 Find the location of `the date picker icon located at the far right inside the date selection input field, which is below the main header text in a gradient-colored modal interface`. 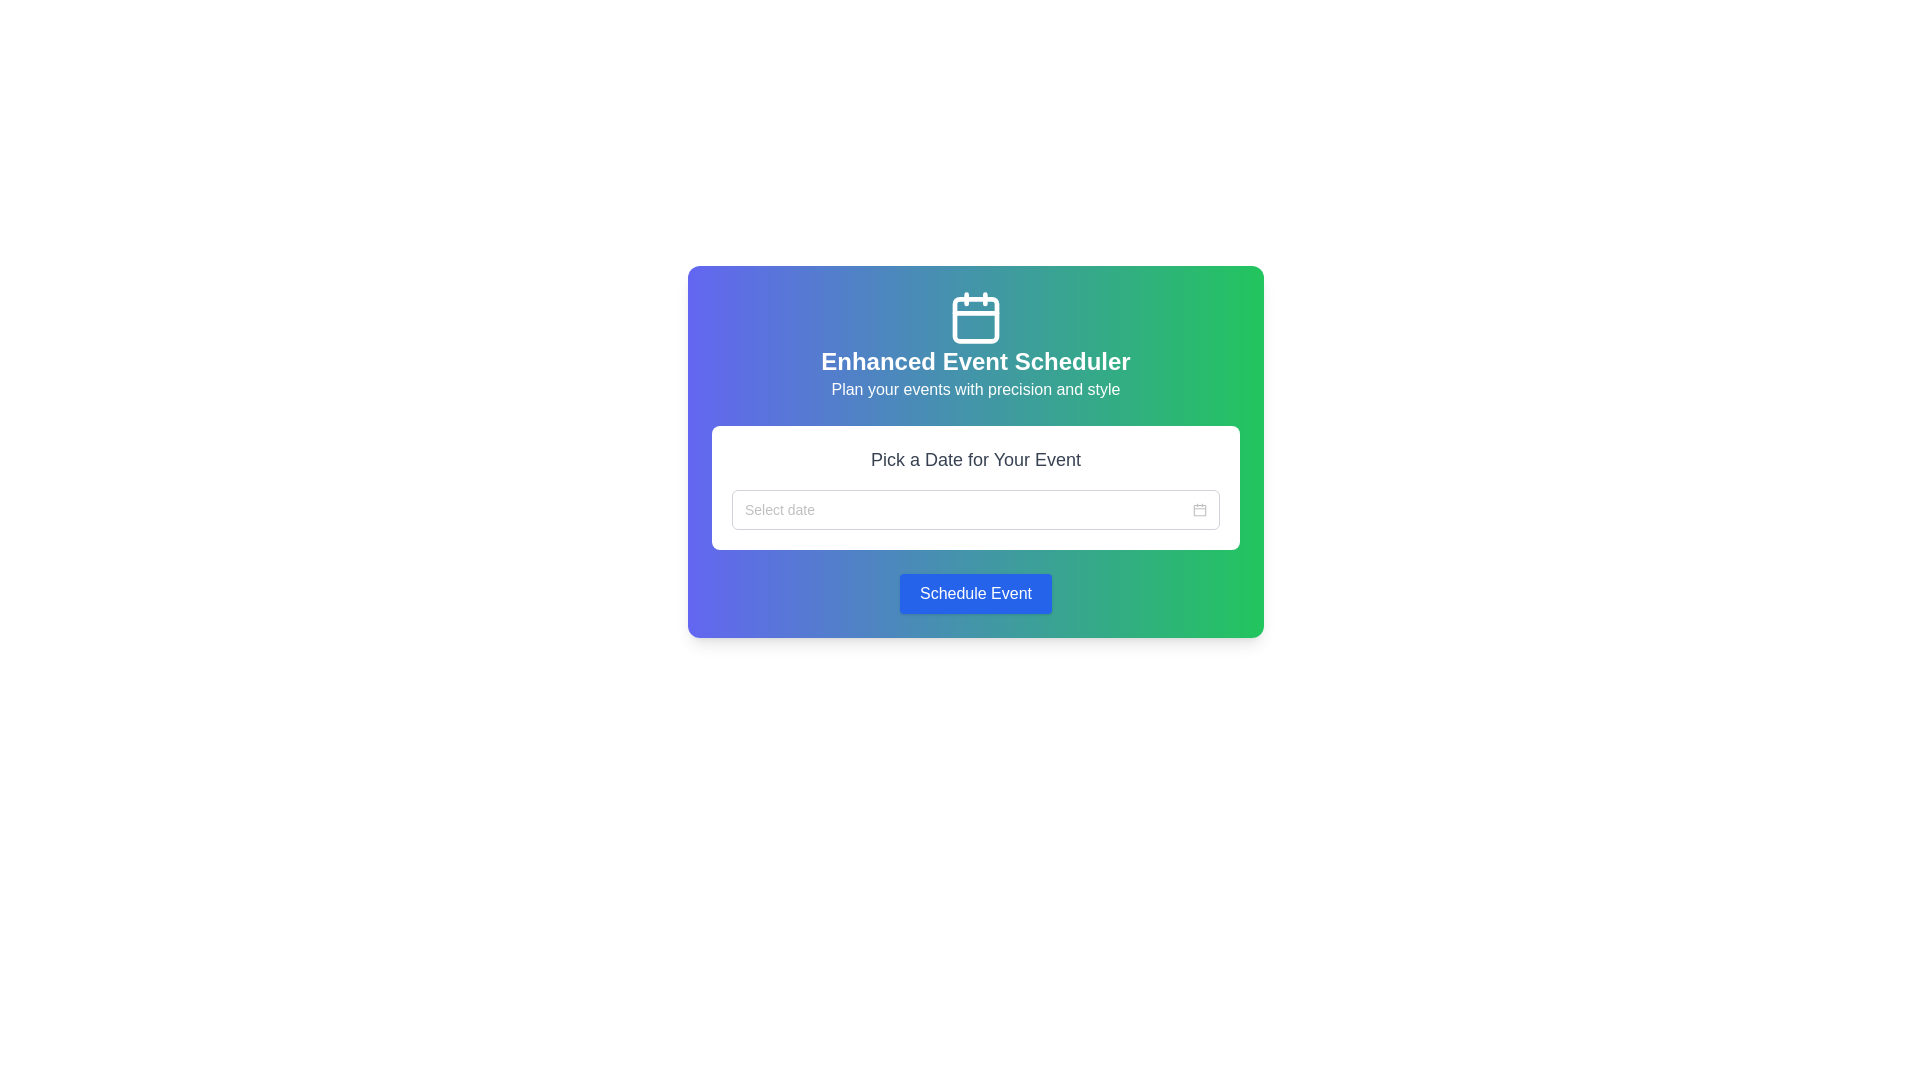

the date picker icon located at the far right inside the date selection input field, which is below the main header text in a gradient-colored modal interface is located at coordinates (1200, 508).